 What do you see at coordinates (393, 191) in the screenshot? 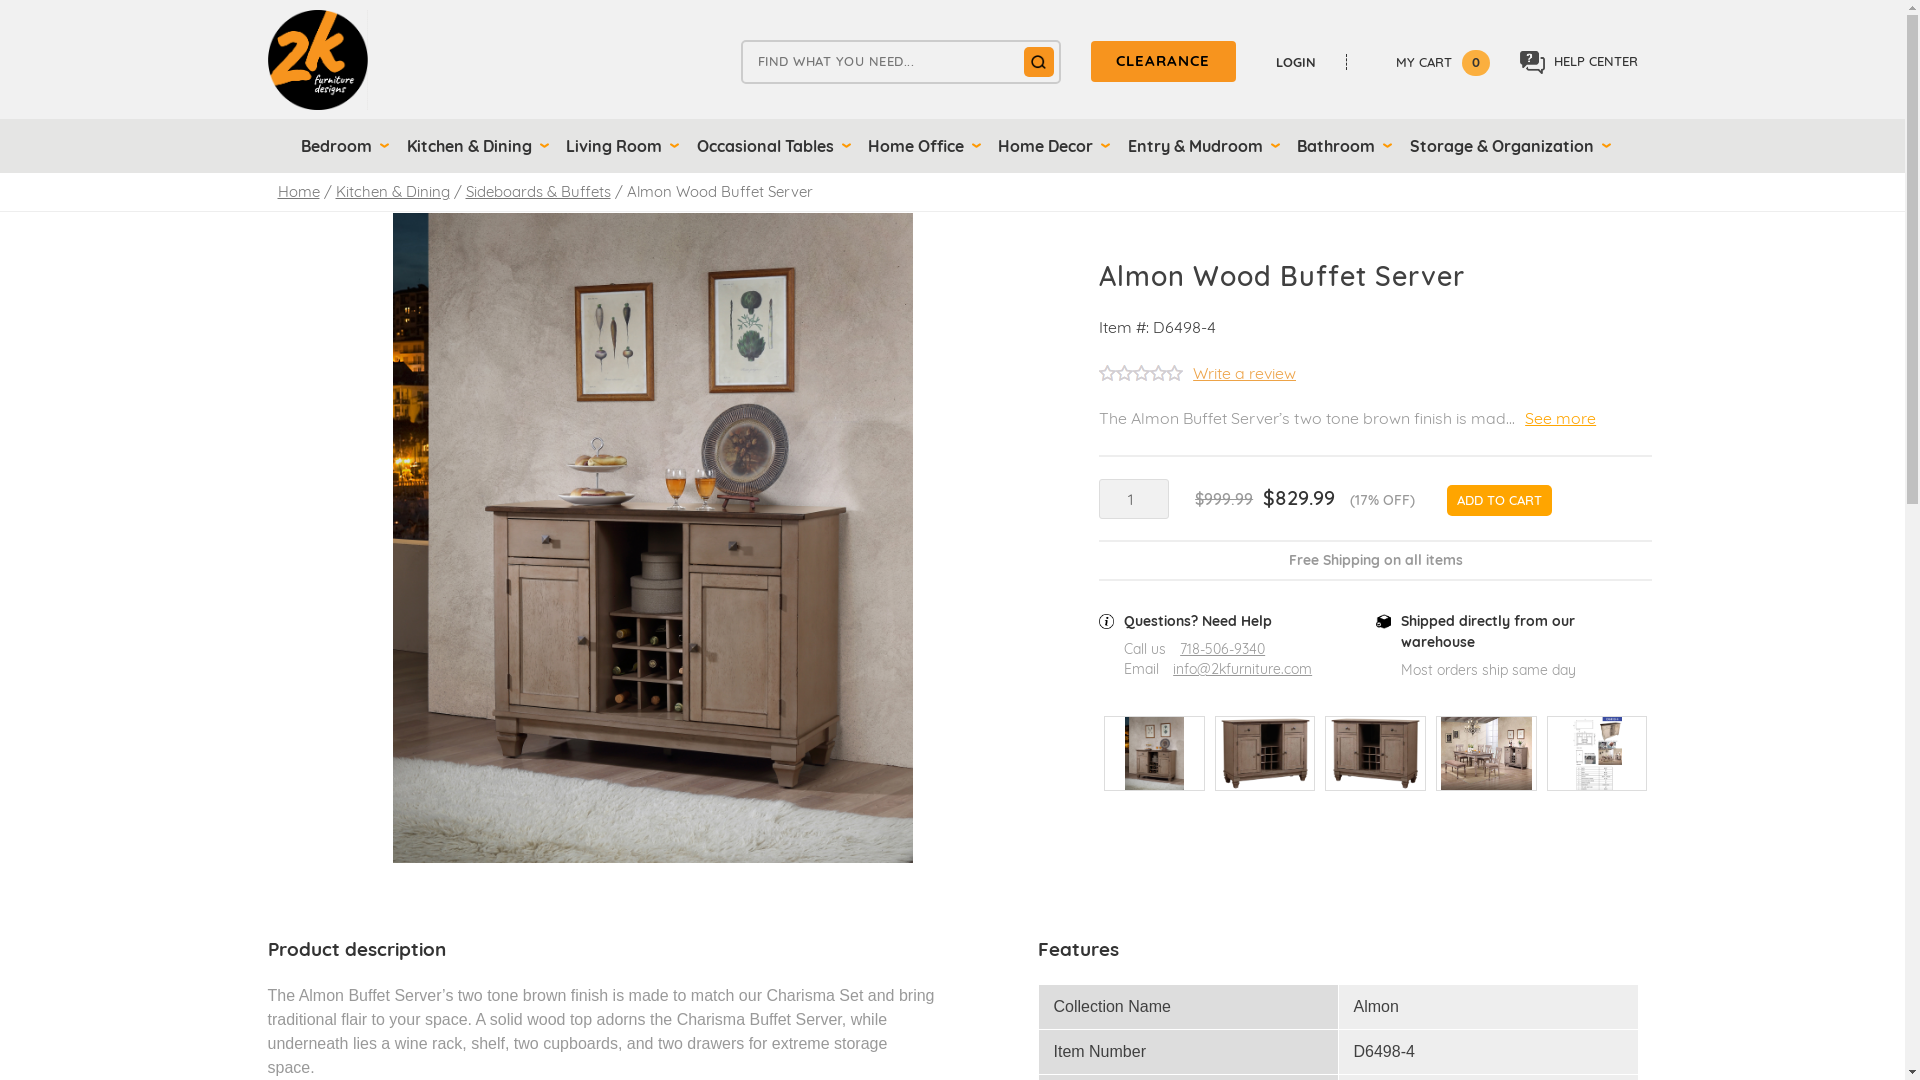
I see `'Kitchen & Dining'` at bounding box center [393, 191].